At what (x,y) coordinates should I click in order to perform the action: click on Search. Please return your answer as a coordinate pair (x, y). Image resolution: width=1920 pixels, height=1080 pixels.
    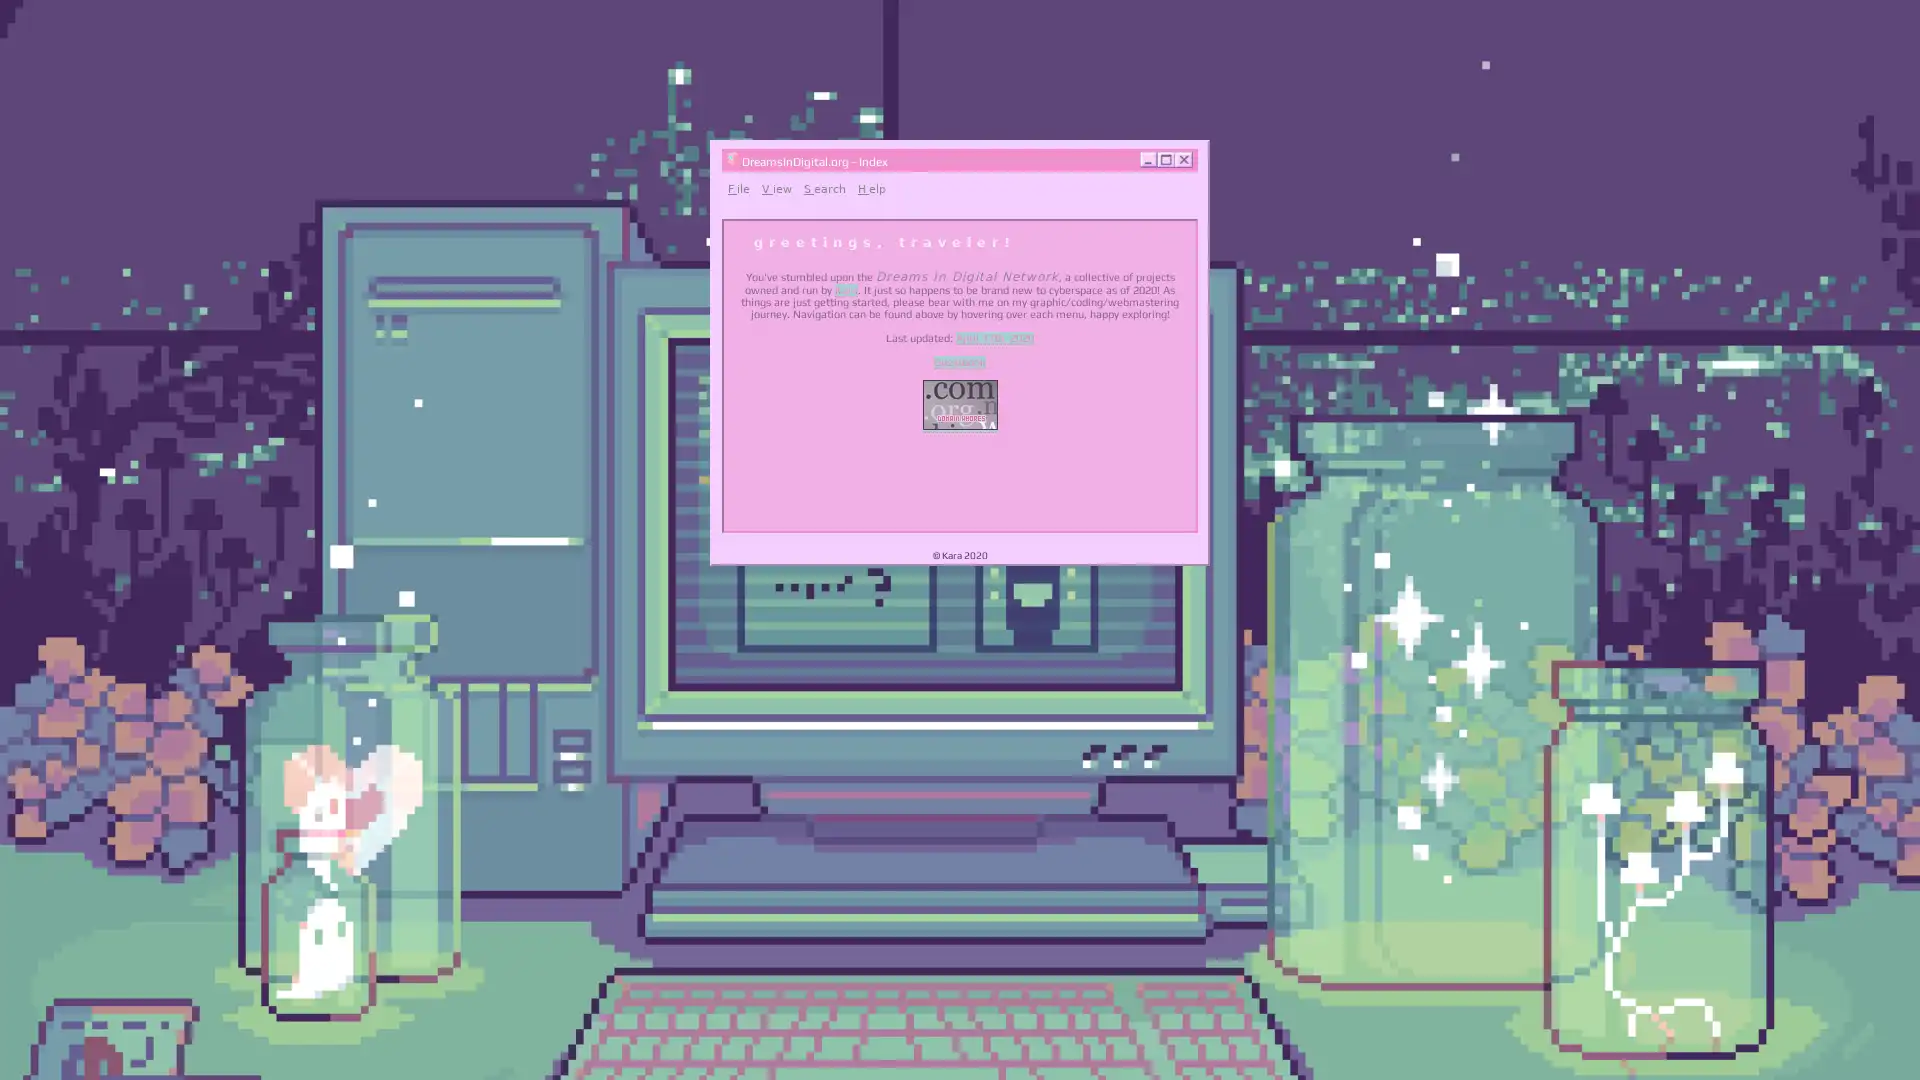
    Looking at the image, I should click on (825, 189).